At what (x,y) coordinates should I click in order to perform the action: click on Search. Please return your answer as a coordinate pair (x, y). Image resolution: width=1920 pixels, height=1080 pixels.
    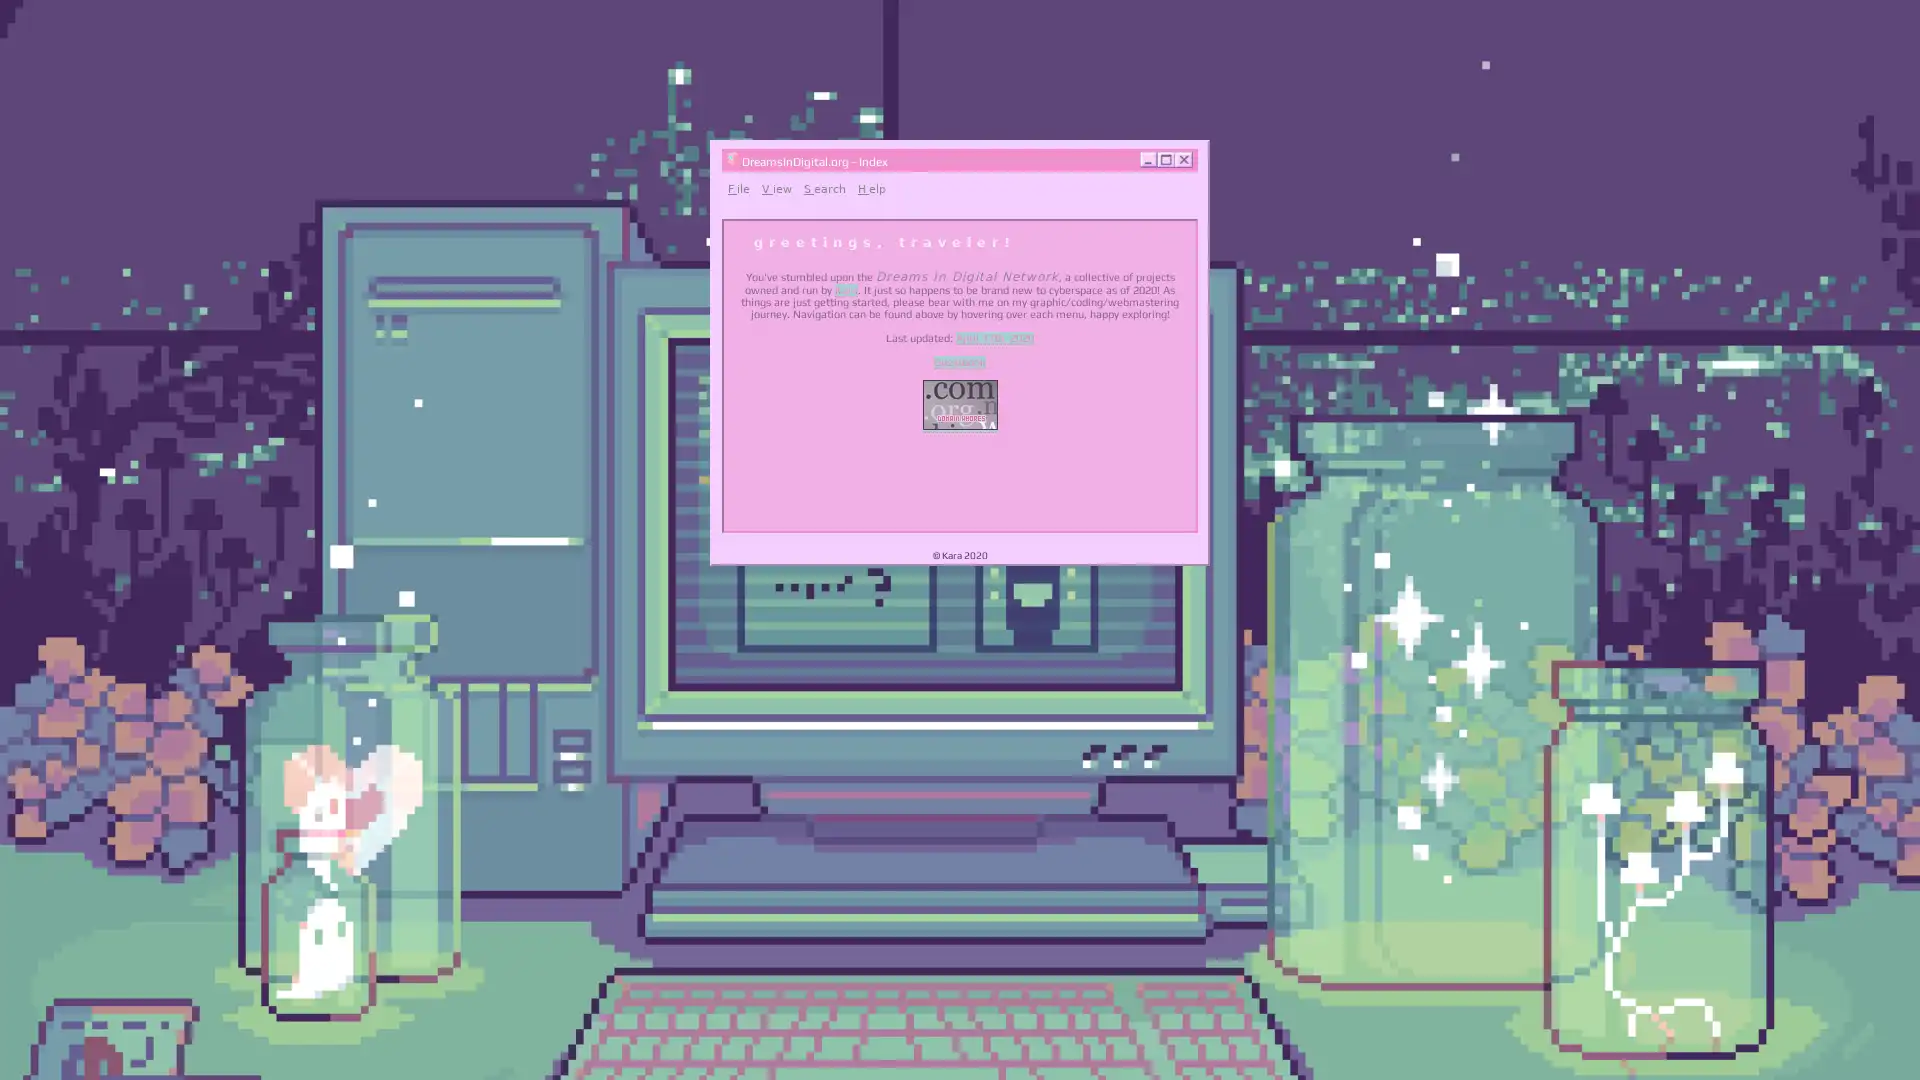
    Looking at the image, I should click on (825, 189).